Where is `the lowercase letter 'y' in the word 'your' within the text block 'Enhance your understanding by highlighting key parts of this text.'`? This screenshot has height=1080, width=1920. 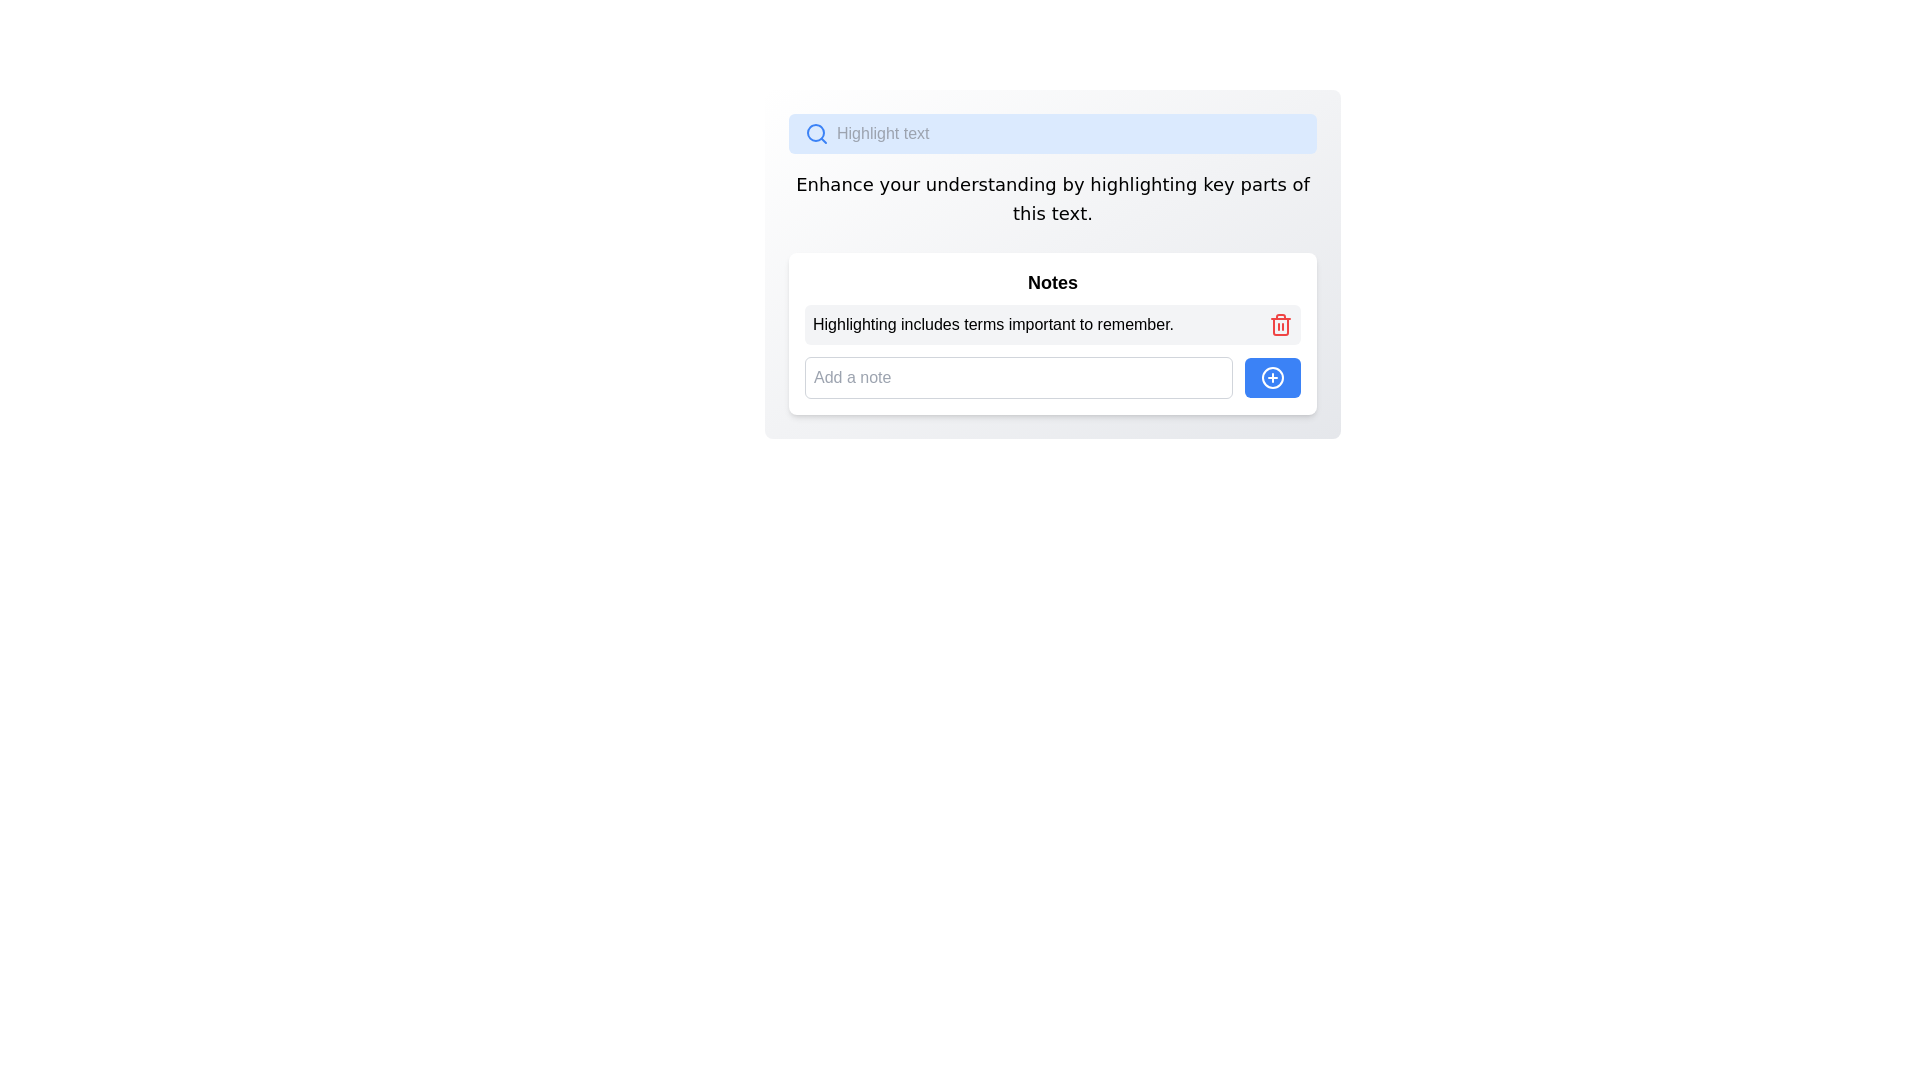 the lowercase letter 'y' in the word 'your' within the text block 'Enhance your understanding by highlighting key parts of this text.' is located at coordinates (883, 184).